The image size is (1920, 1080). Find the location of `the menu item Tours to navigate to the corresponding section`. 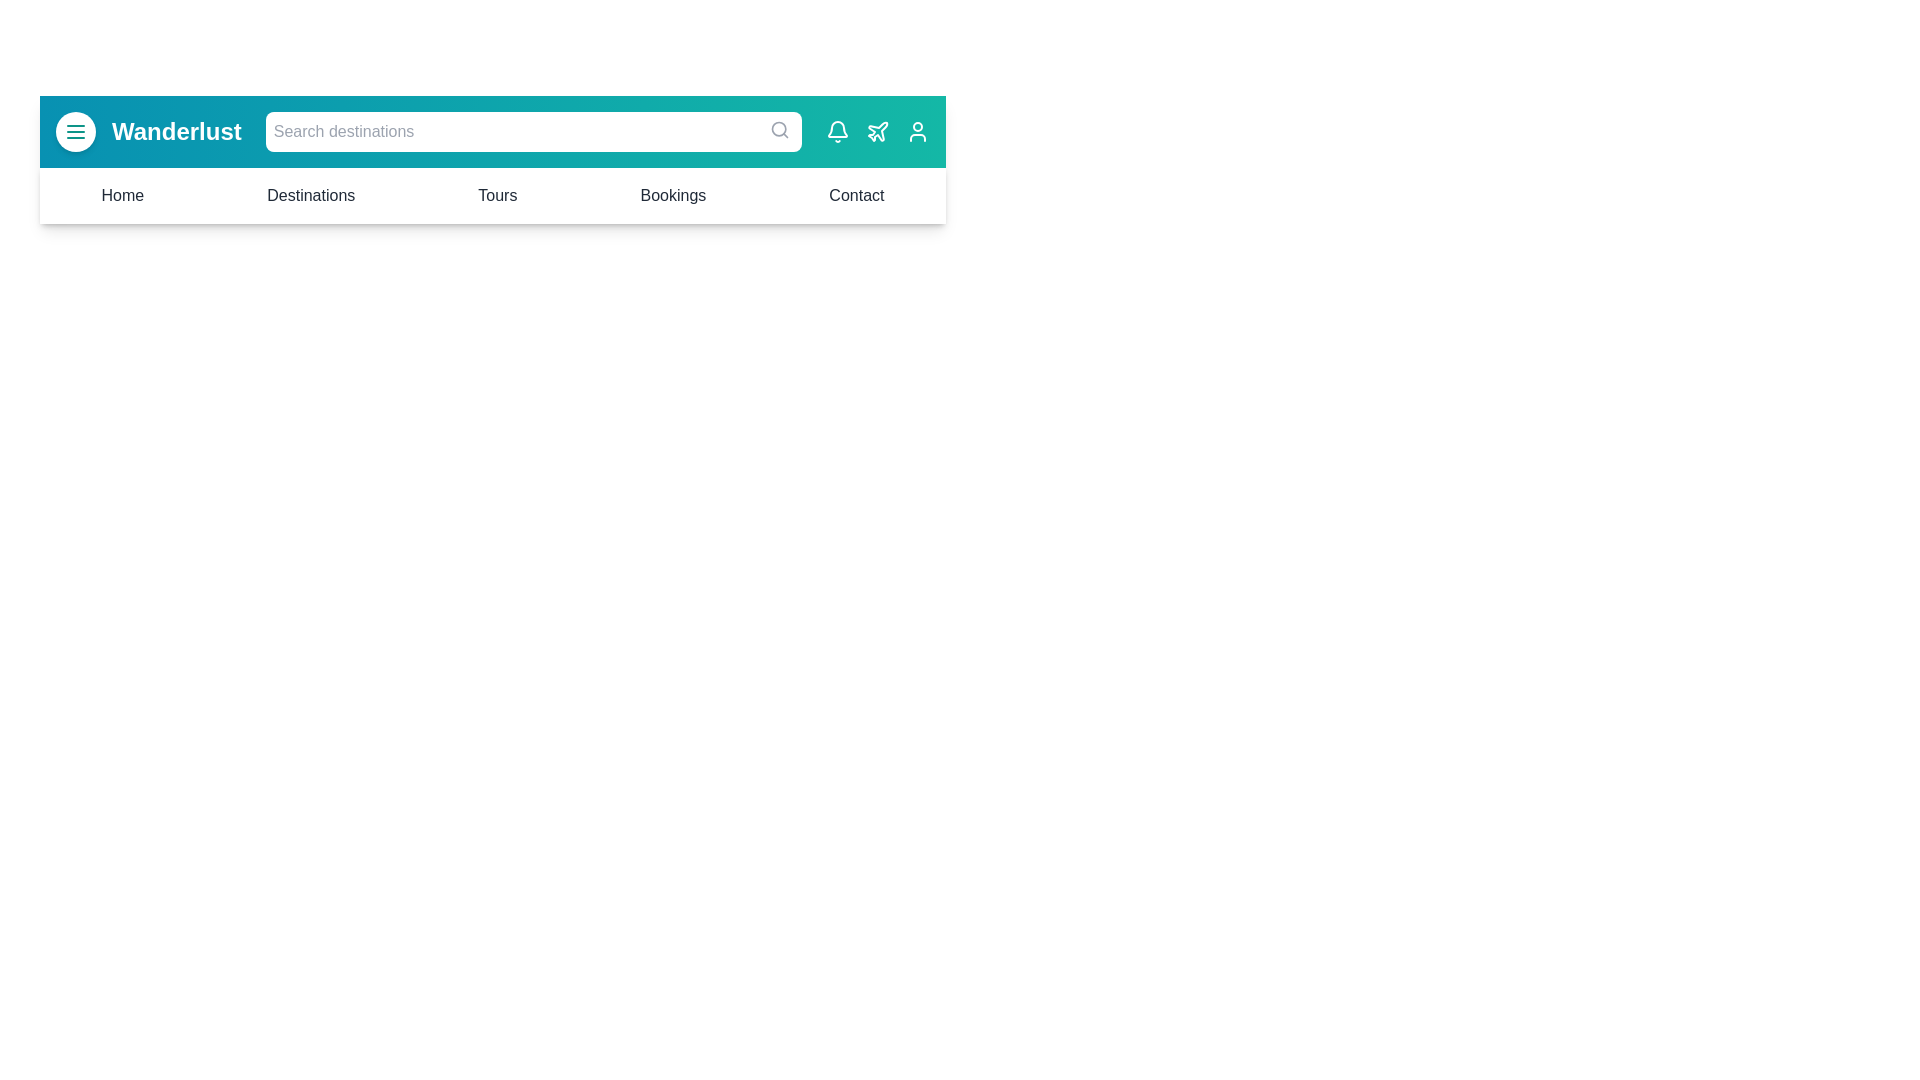

the menu item Tours to navigate to the corresponding section is located at coordinates (497, 196).